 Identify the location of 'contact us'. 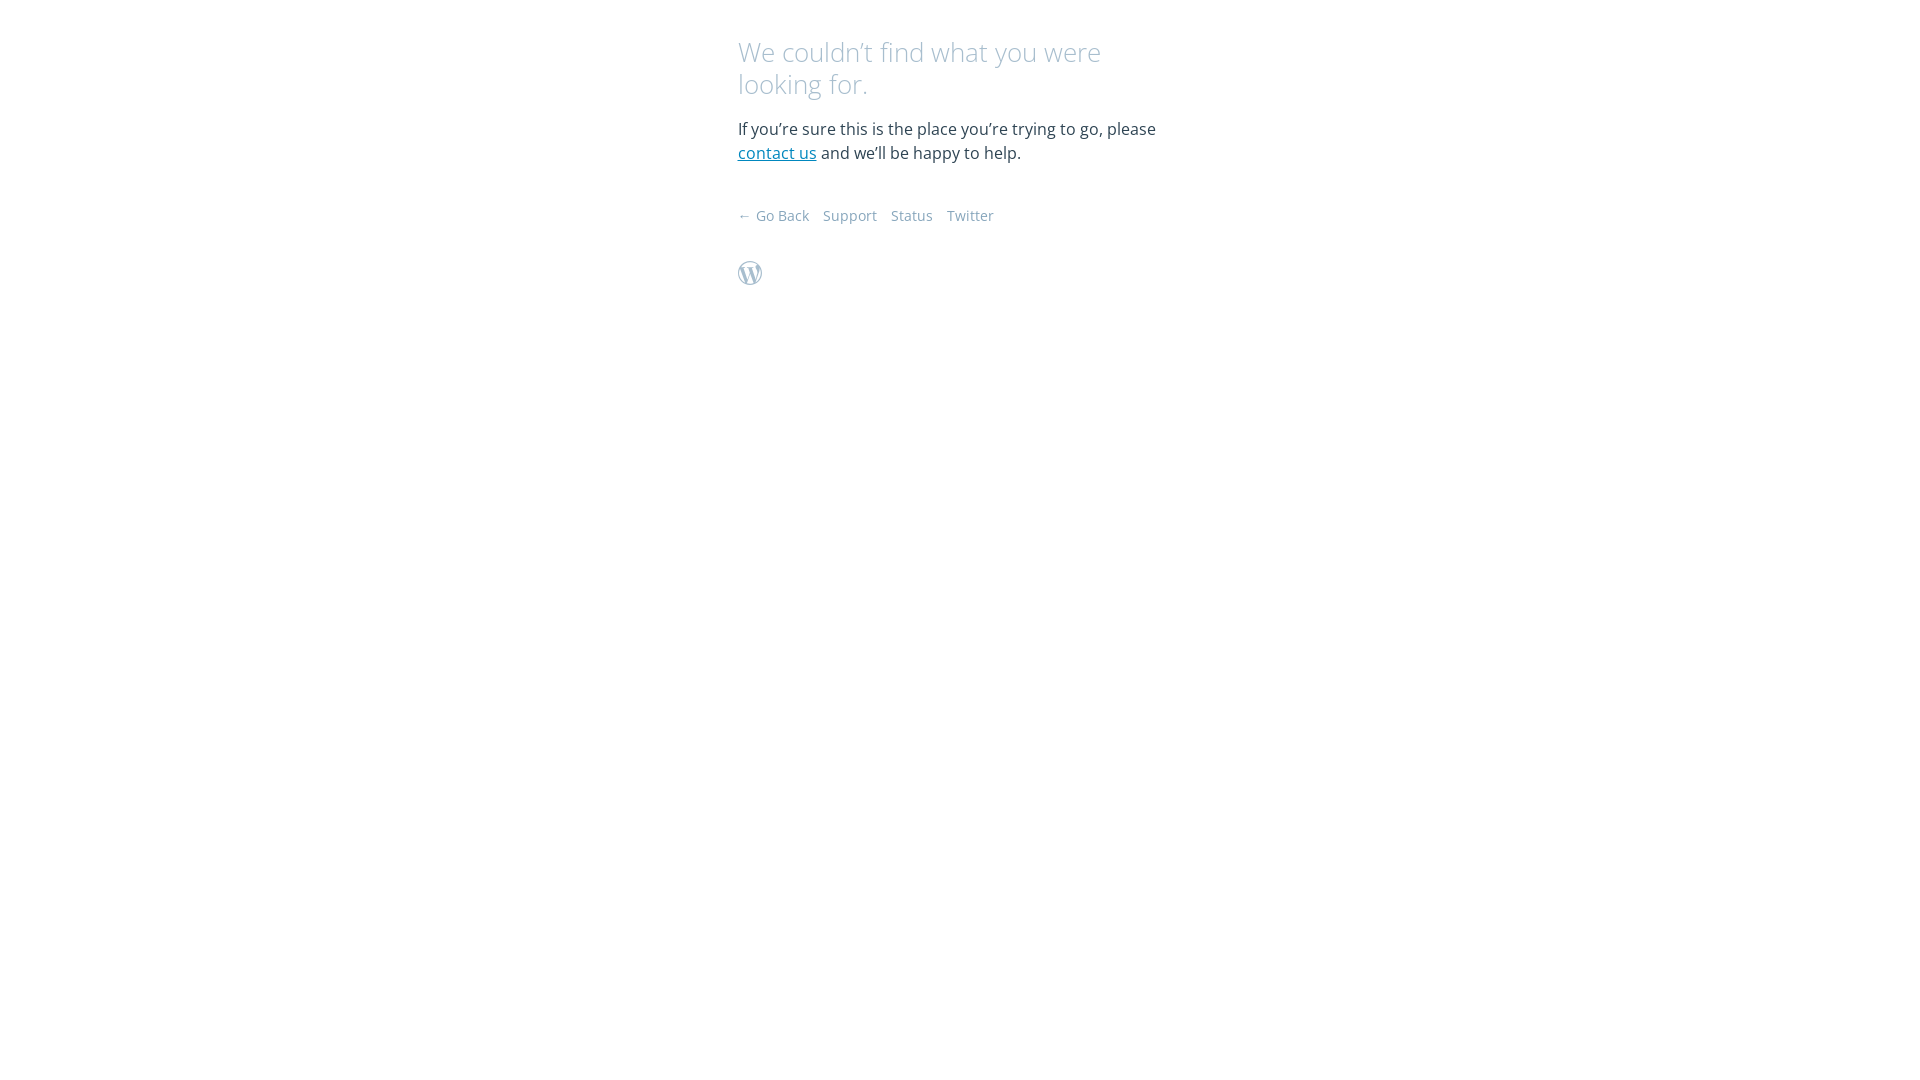
(776, 152).